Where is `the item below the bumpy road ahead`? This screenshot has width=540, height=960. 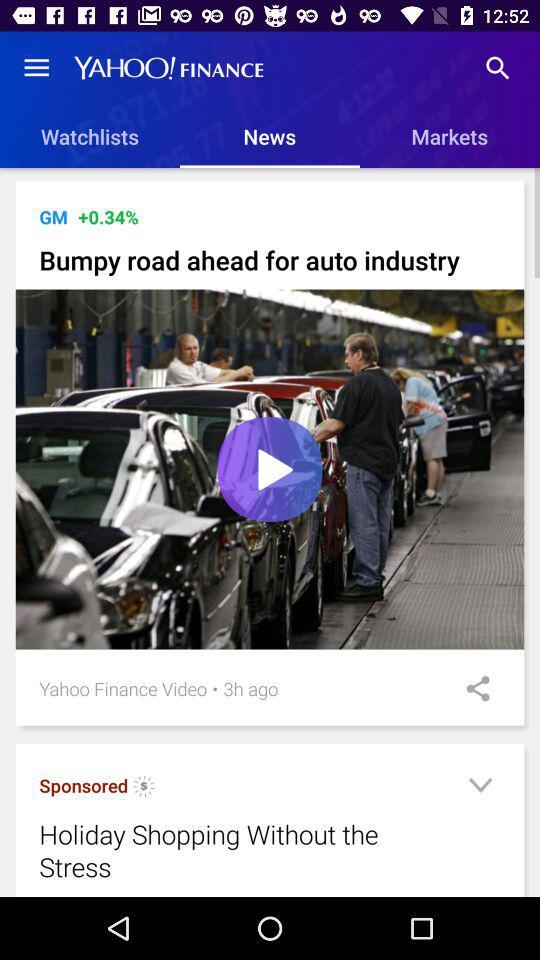 the item below the bumpy road ahead is located at coordinates (270, 469).